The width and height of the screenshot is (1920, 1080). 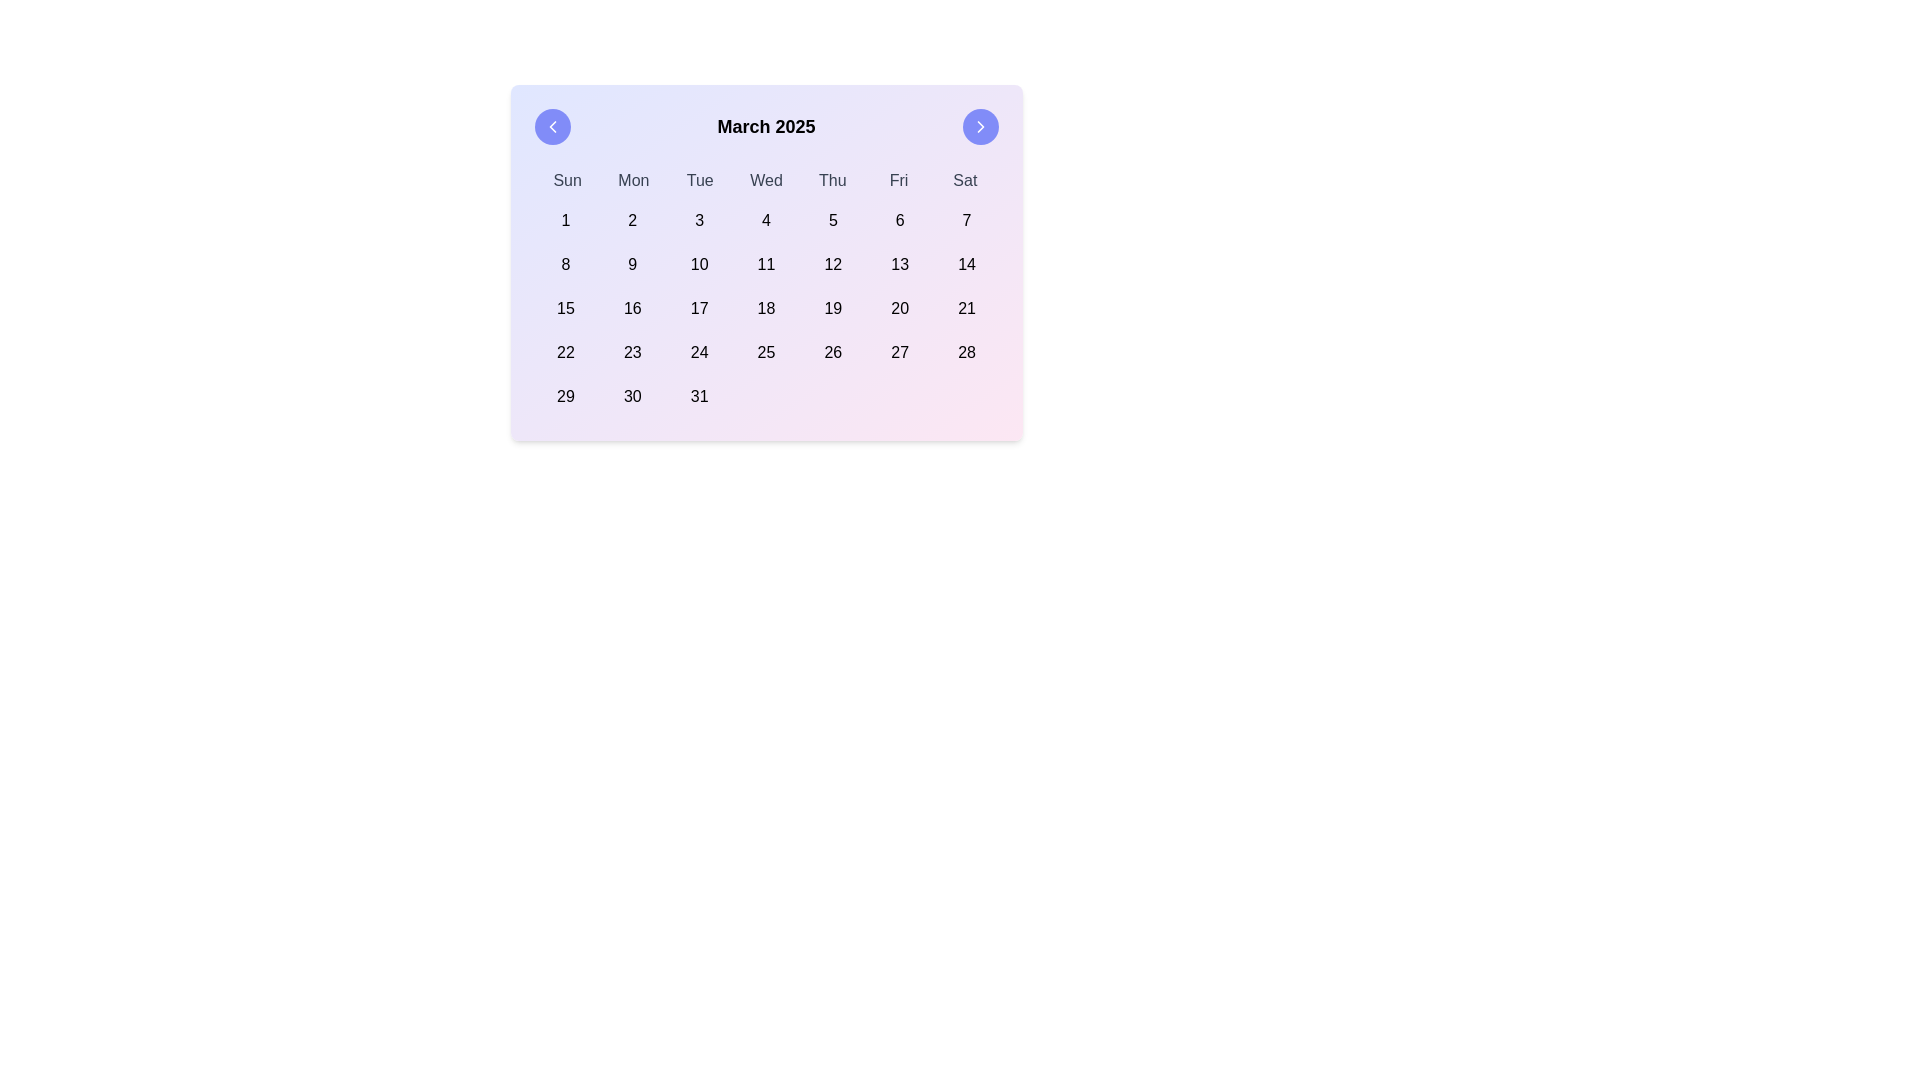 What do you see at coordinates (765, 308) in the screenshot?
I see `the button located in the third row and fourth column of the calendar grid` at bounding box center [765, 308].